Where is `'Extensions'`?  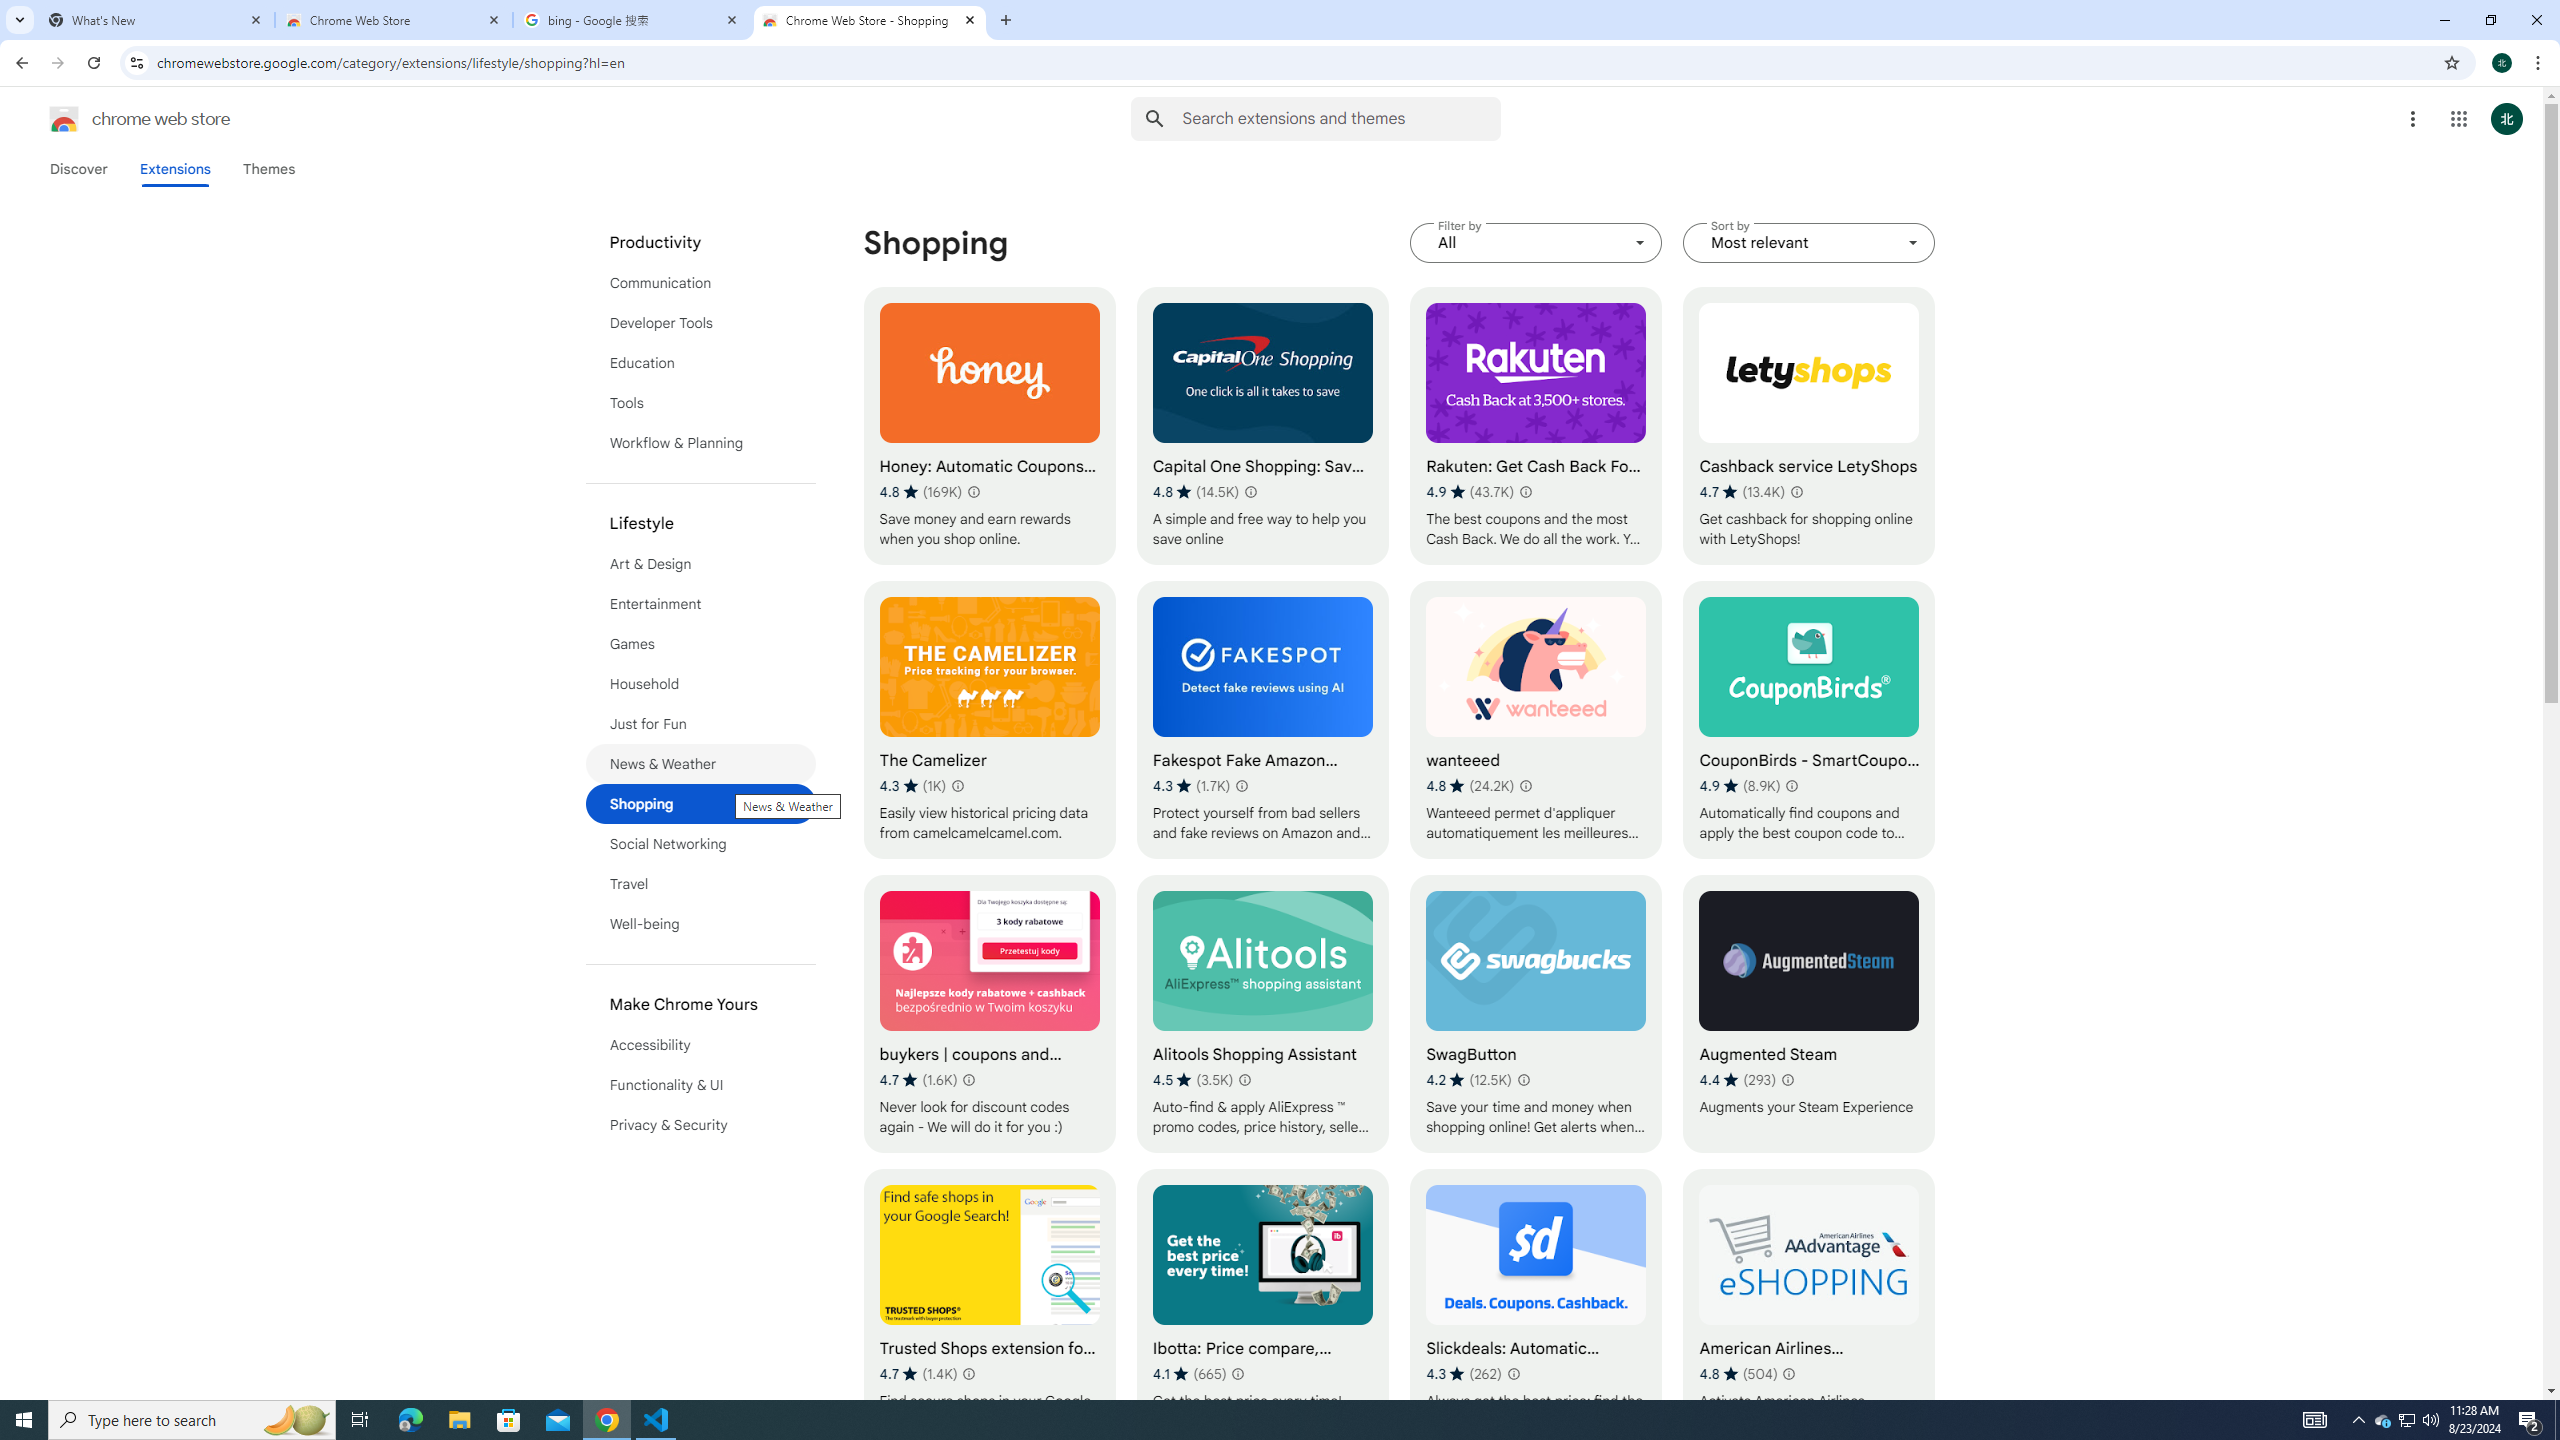 'Extensions' is located at coordinates (175, 168).